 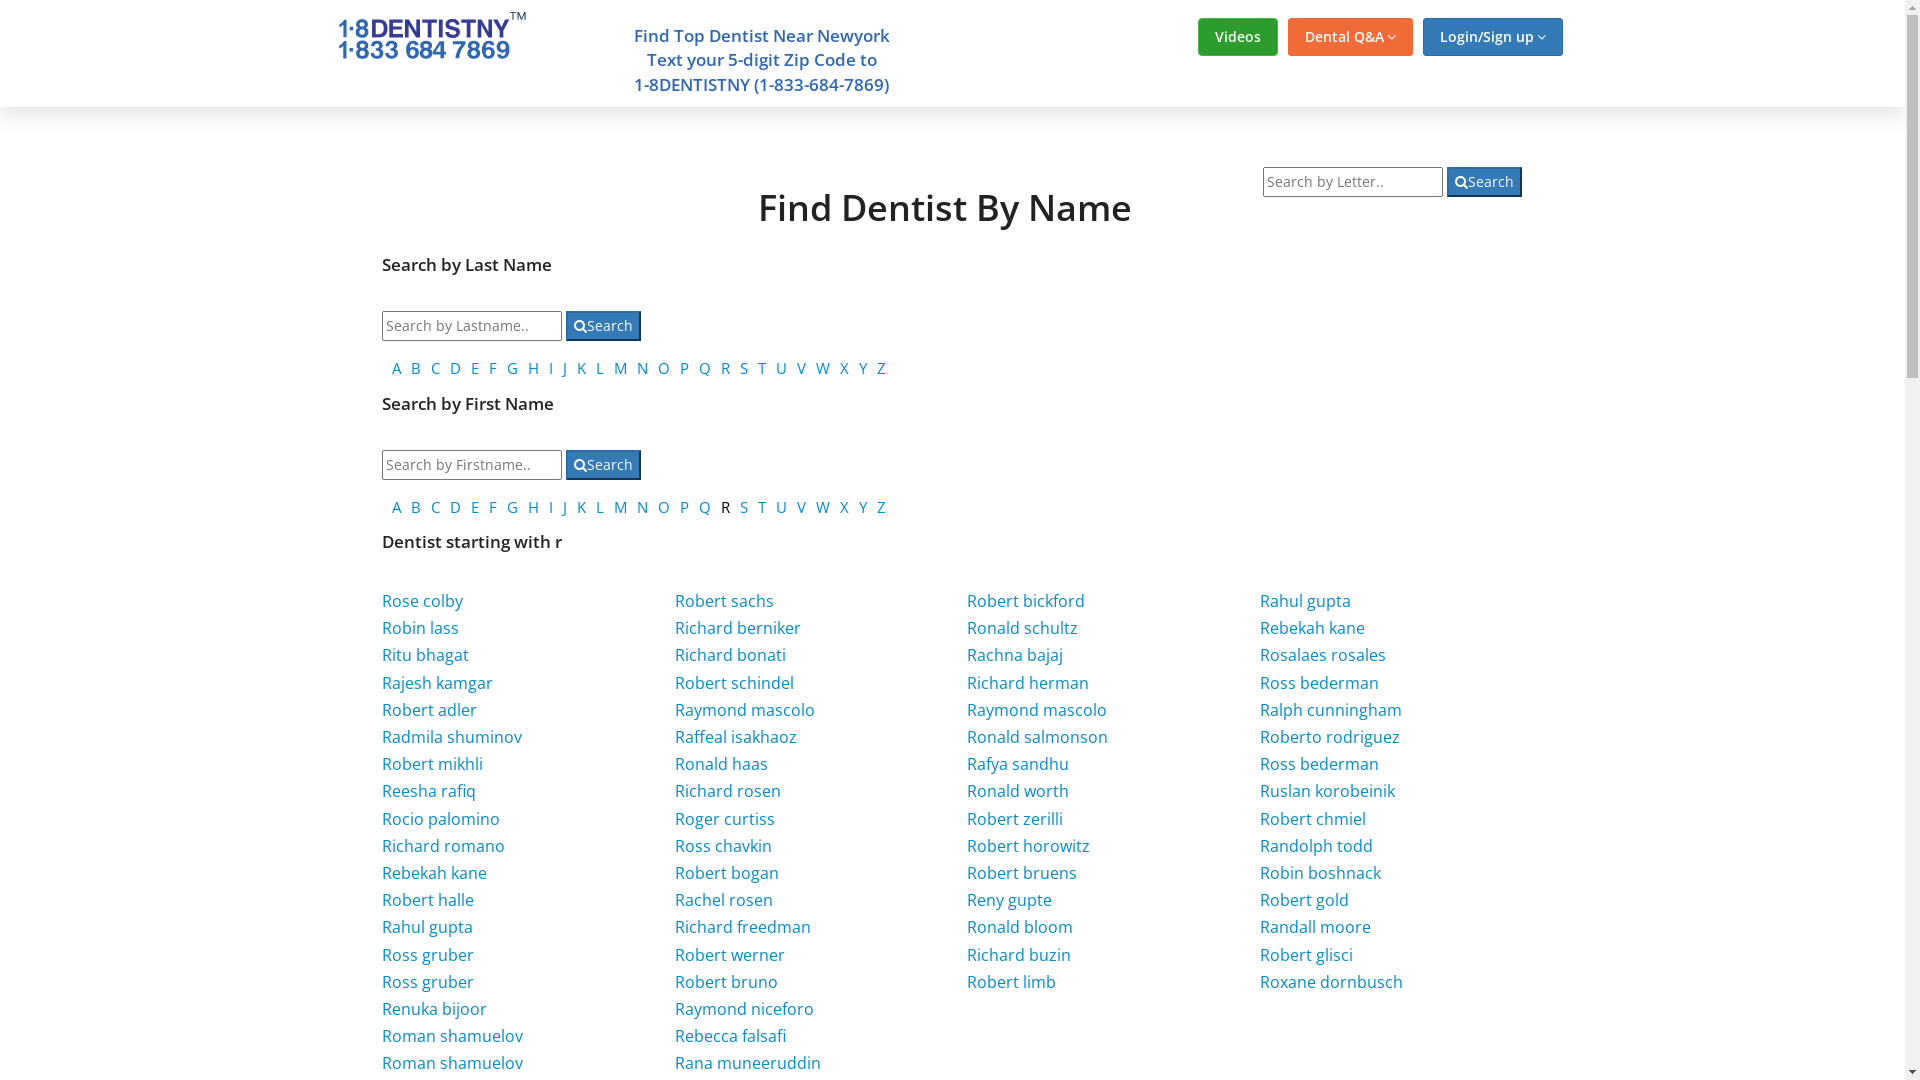 What do you see at coordinates (722, 845) in the screenshot?
I see `'Ross chavkin'` at bounding box center [722, 845].